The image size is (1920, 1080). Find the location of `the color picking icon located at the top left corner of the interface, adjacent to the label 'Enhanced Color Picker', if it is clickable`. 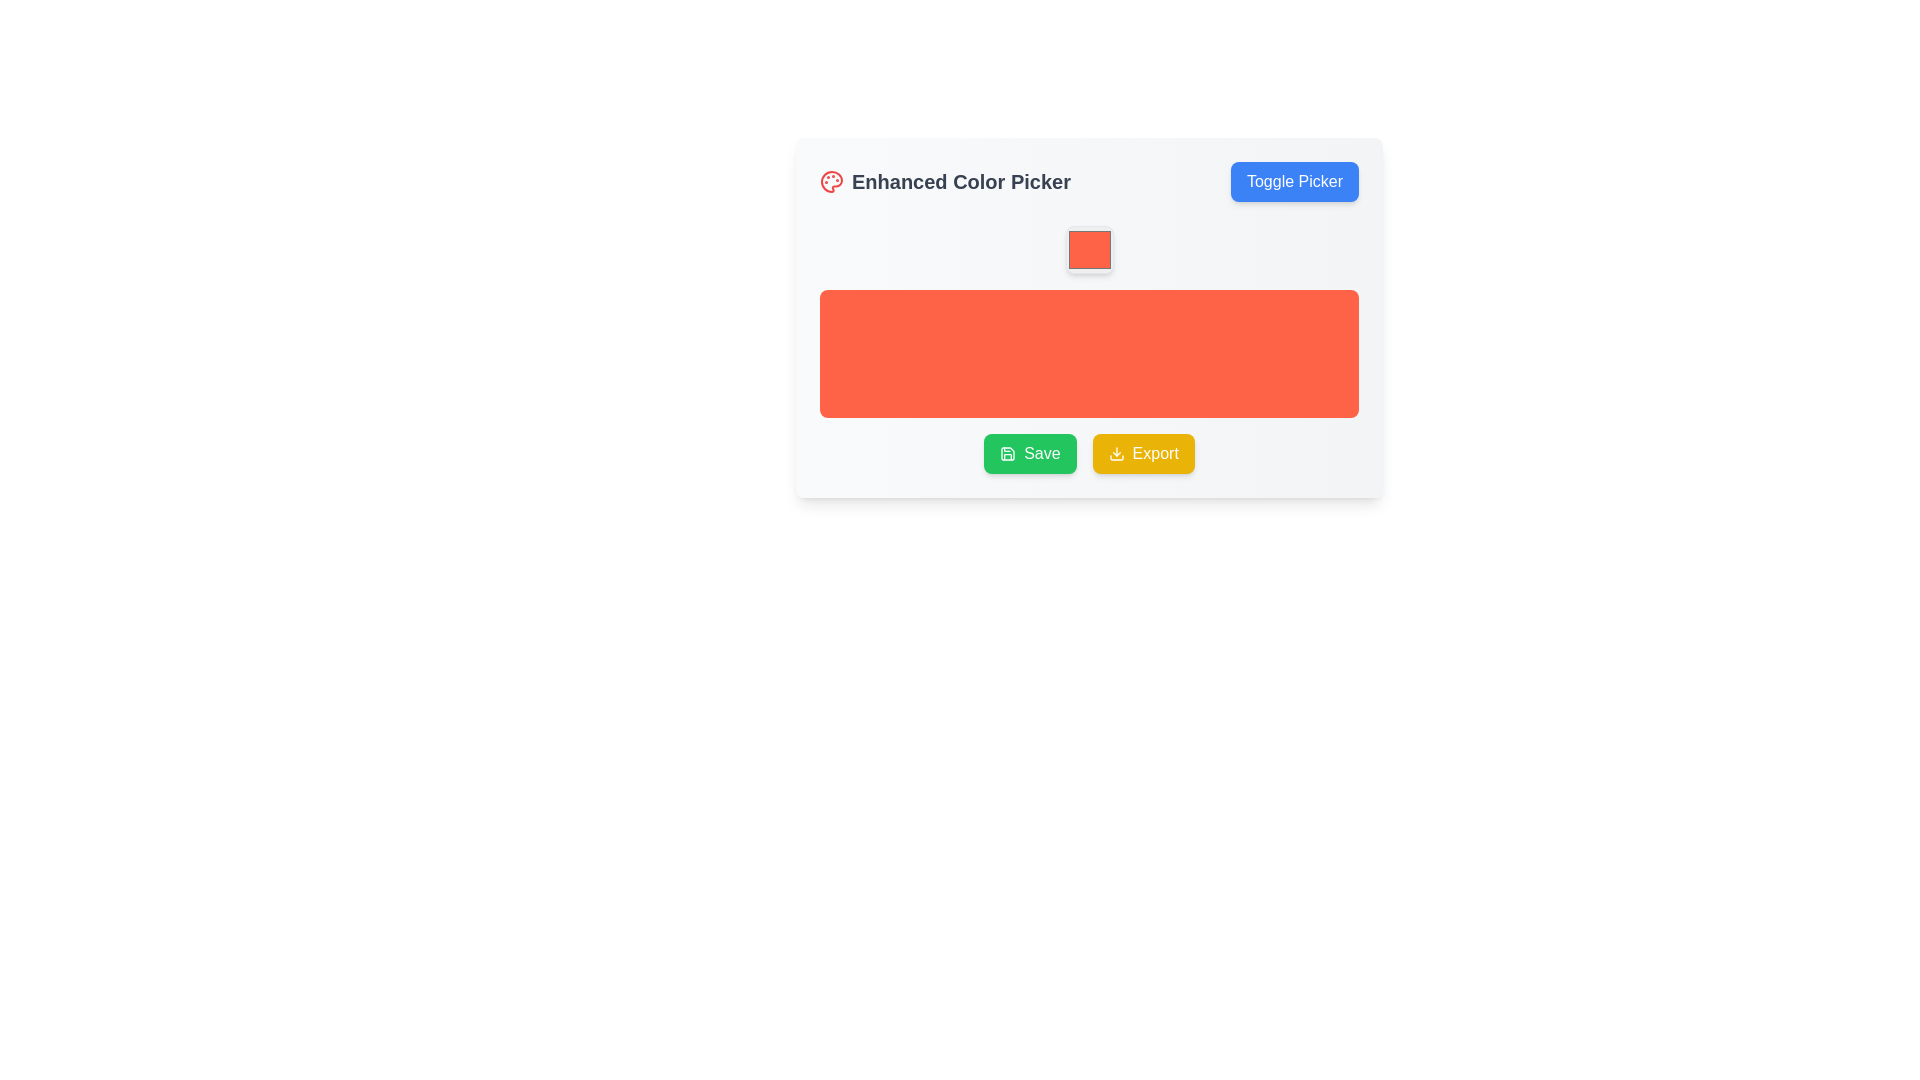

the color picking icon located at the top left corner of the interface, adjacent to the label 'Enhanced Color Picker', if it is clickable is located at coordinates (831, 181).